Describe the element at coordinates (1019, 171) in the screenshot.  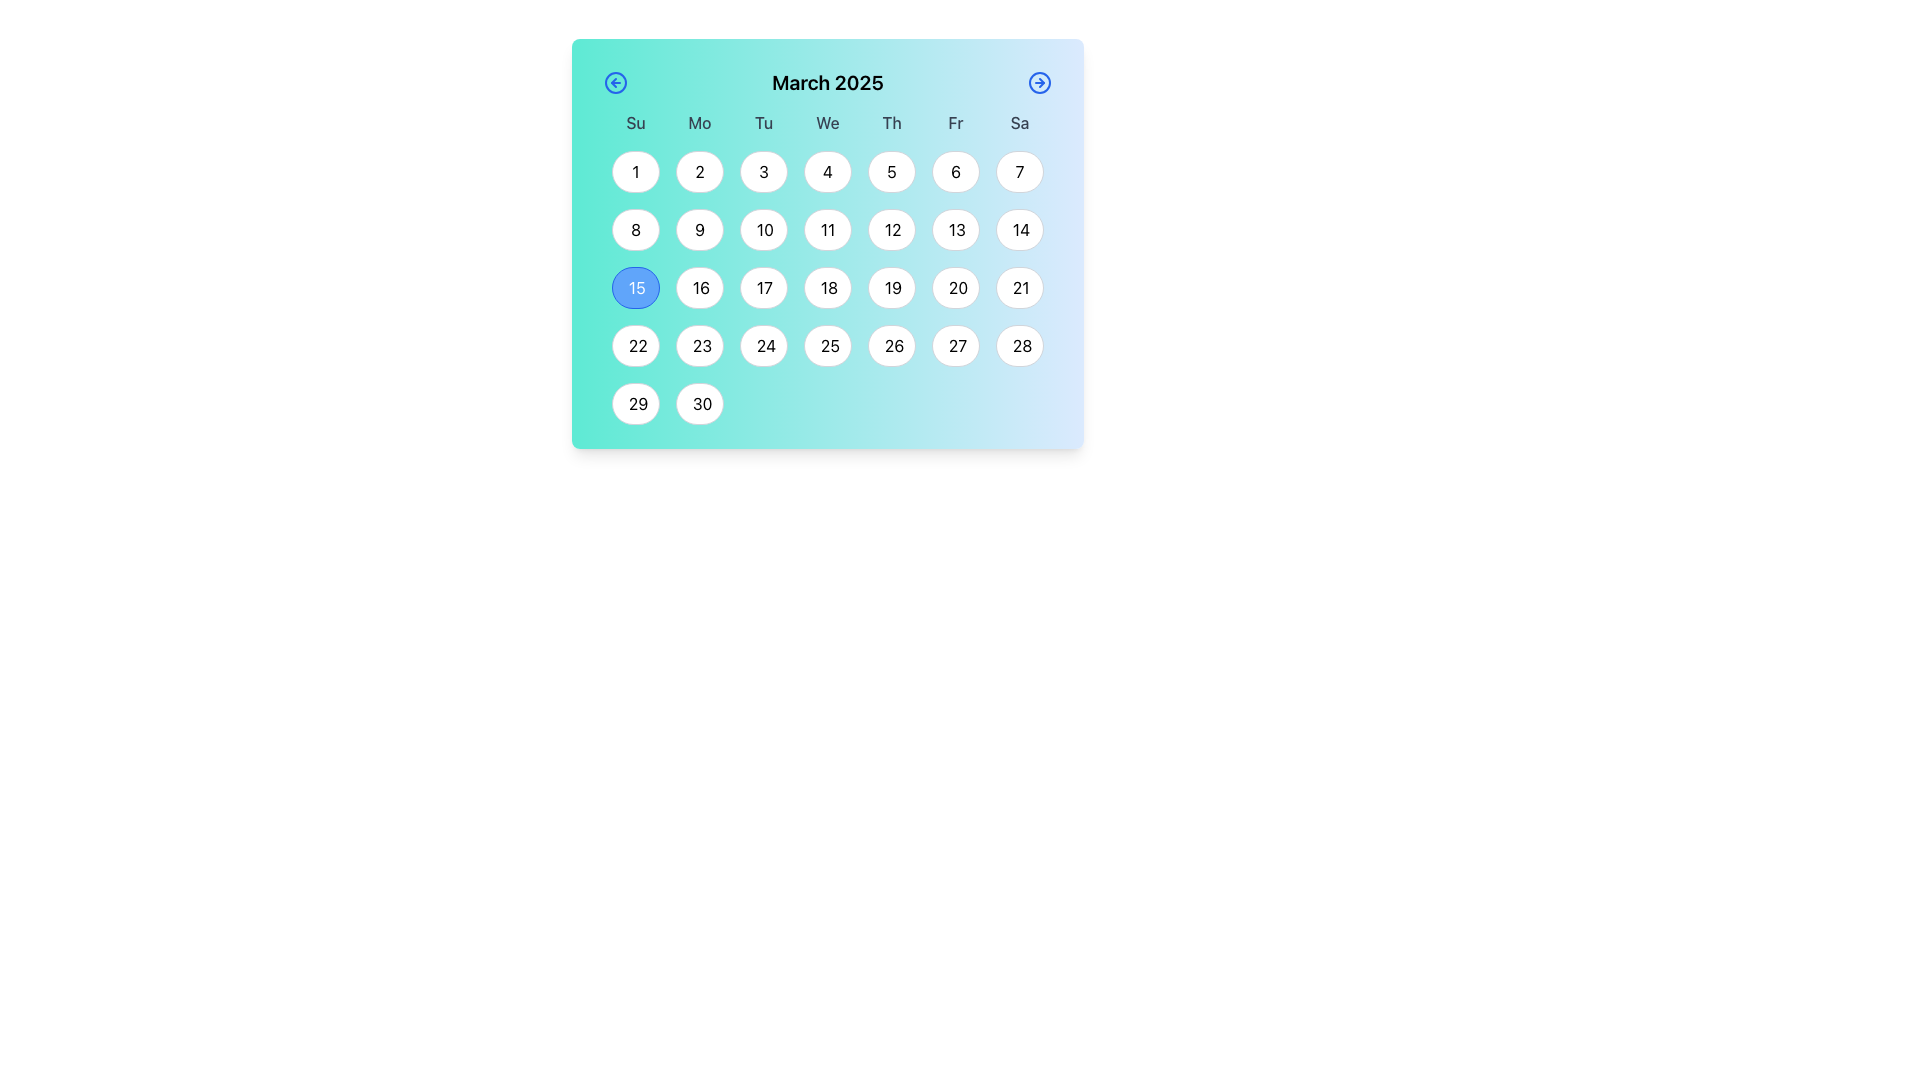
I see `the selectable date button '7' in the calendar layout` at that location.